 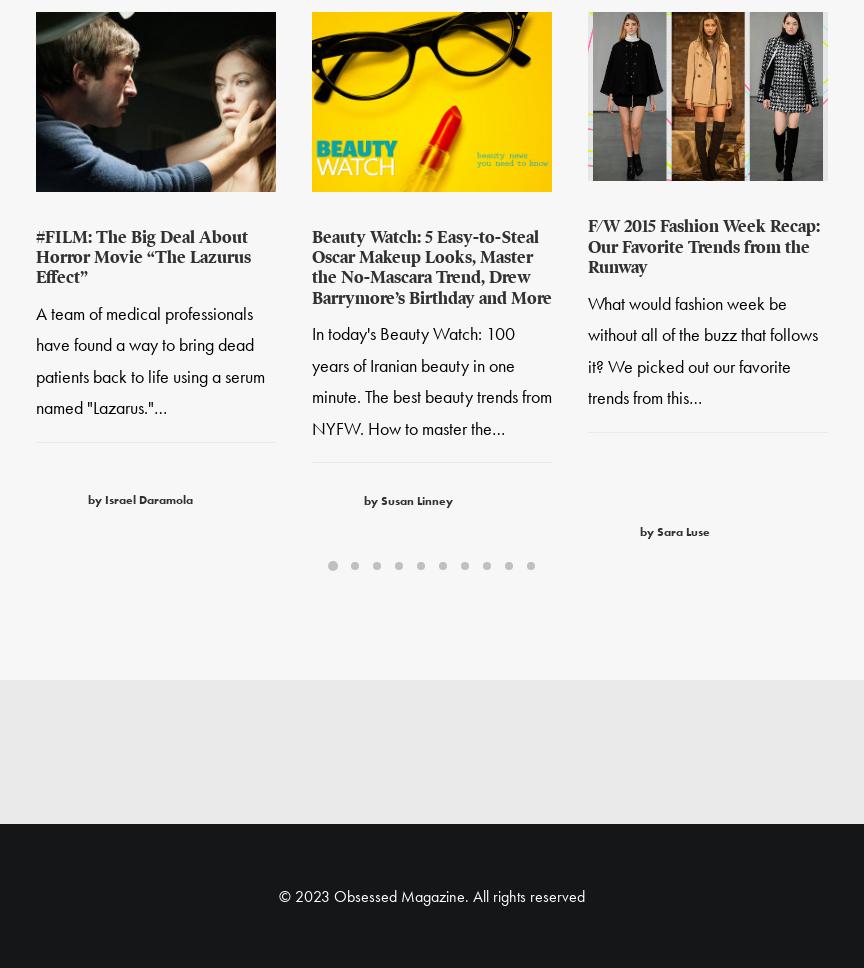 I want to click on '#FILM: The Big Deal About Horror Movie “The Lazurus Effect”', so click(x=142, y=260).